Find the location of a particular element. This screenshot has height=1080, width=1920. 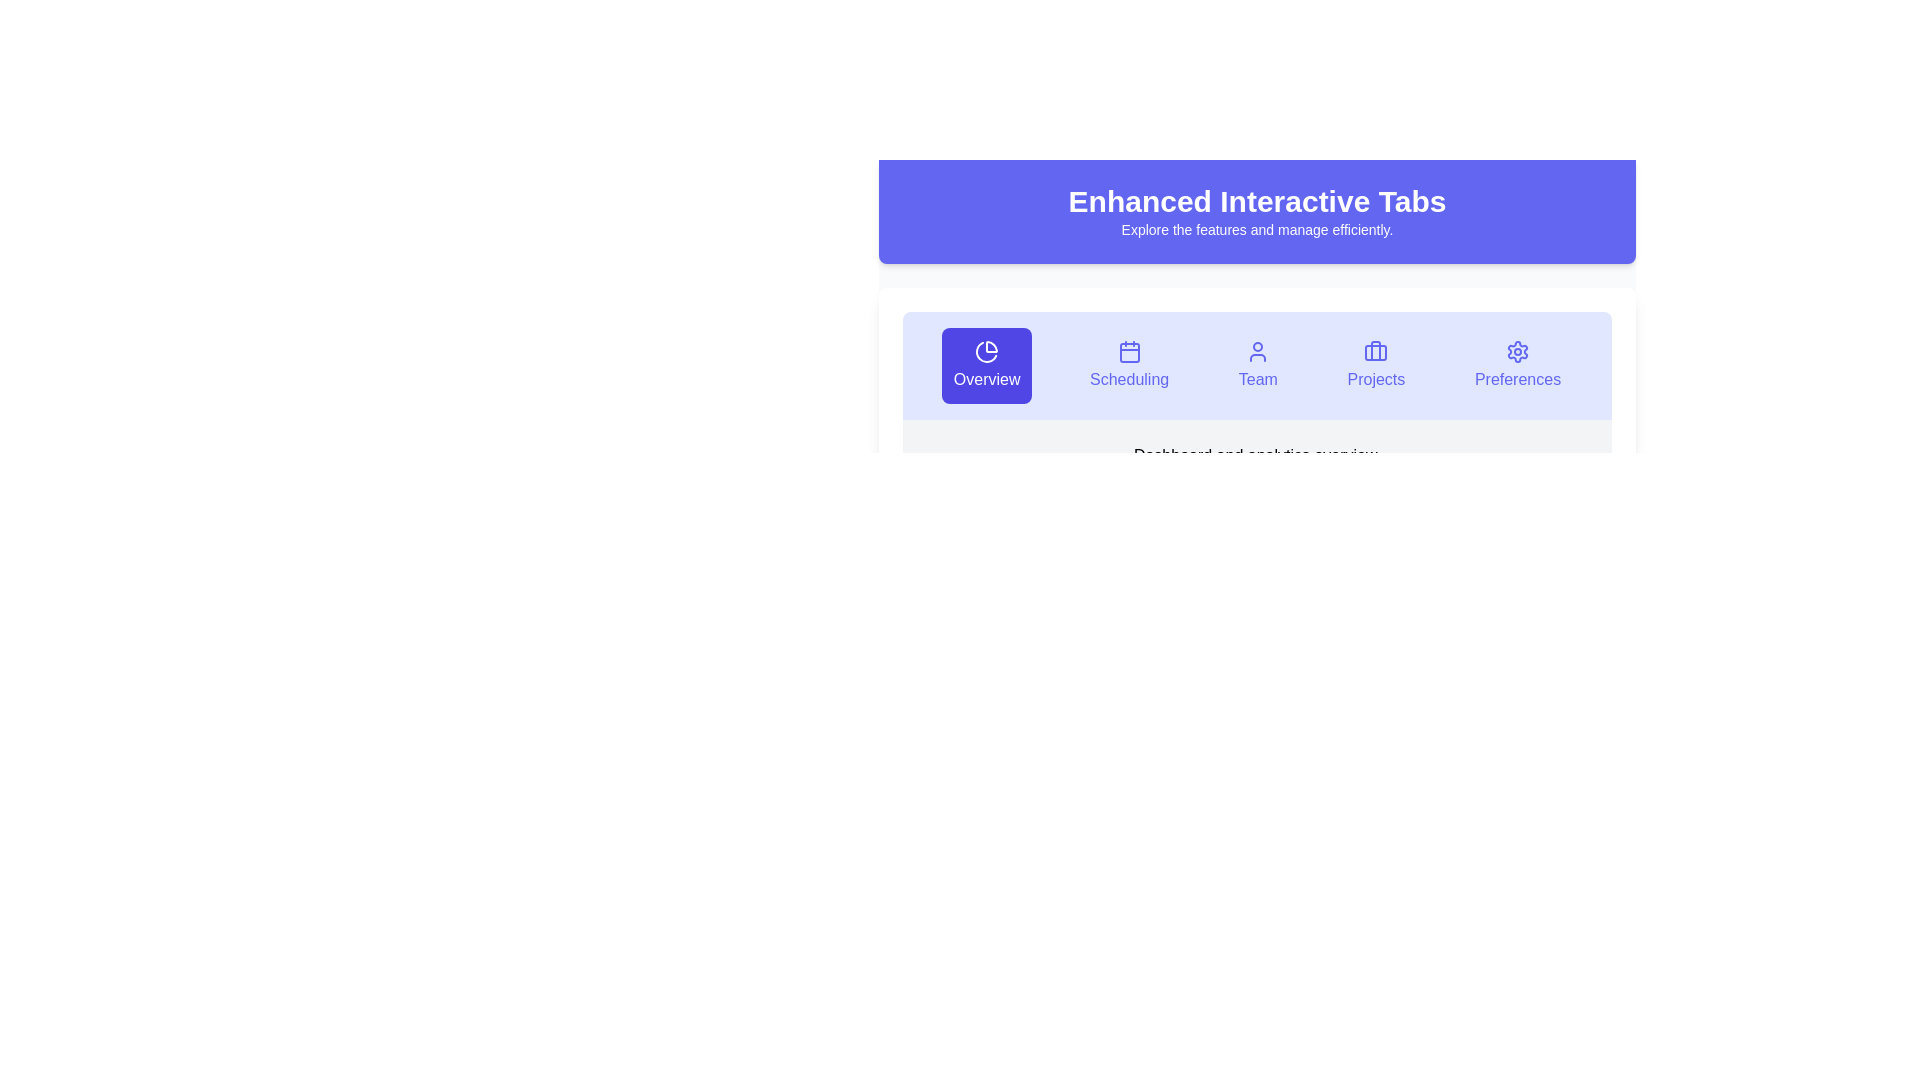

the rectangular SVG element with rounded corners and a light blue background located in the second position of the 'Scheduling' tab under 'Enhanced Interactive Tabs' is located at coordinates (1129, 352).